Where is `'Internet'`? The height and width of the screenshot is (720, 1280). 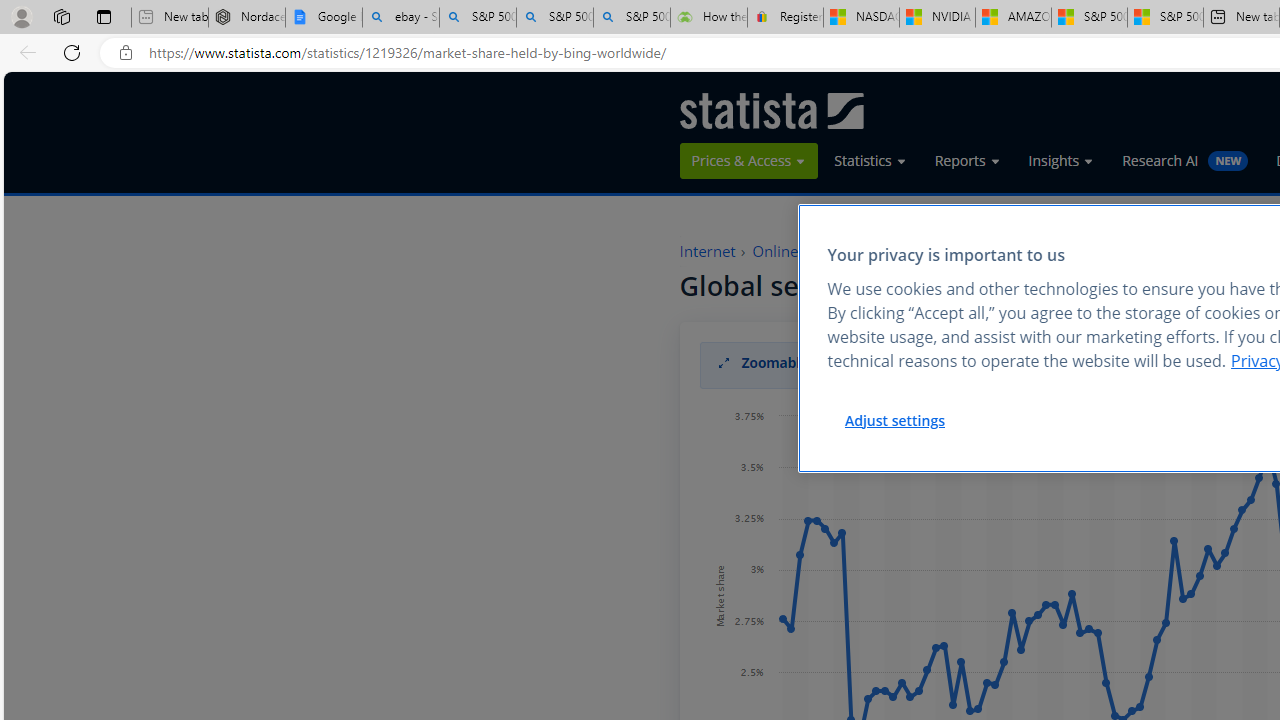
'Internet' is located at coordinates (715, 250).